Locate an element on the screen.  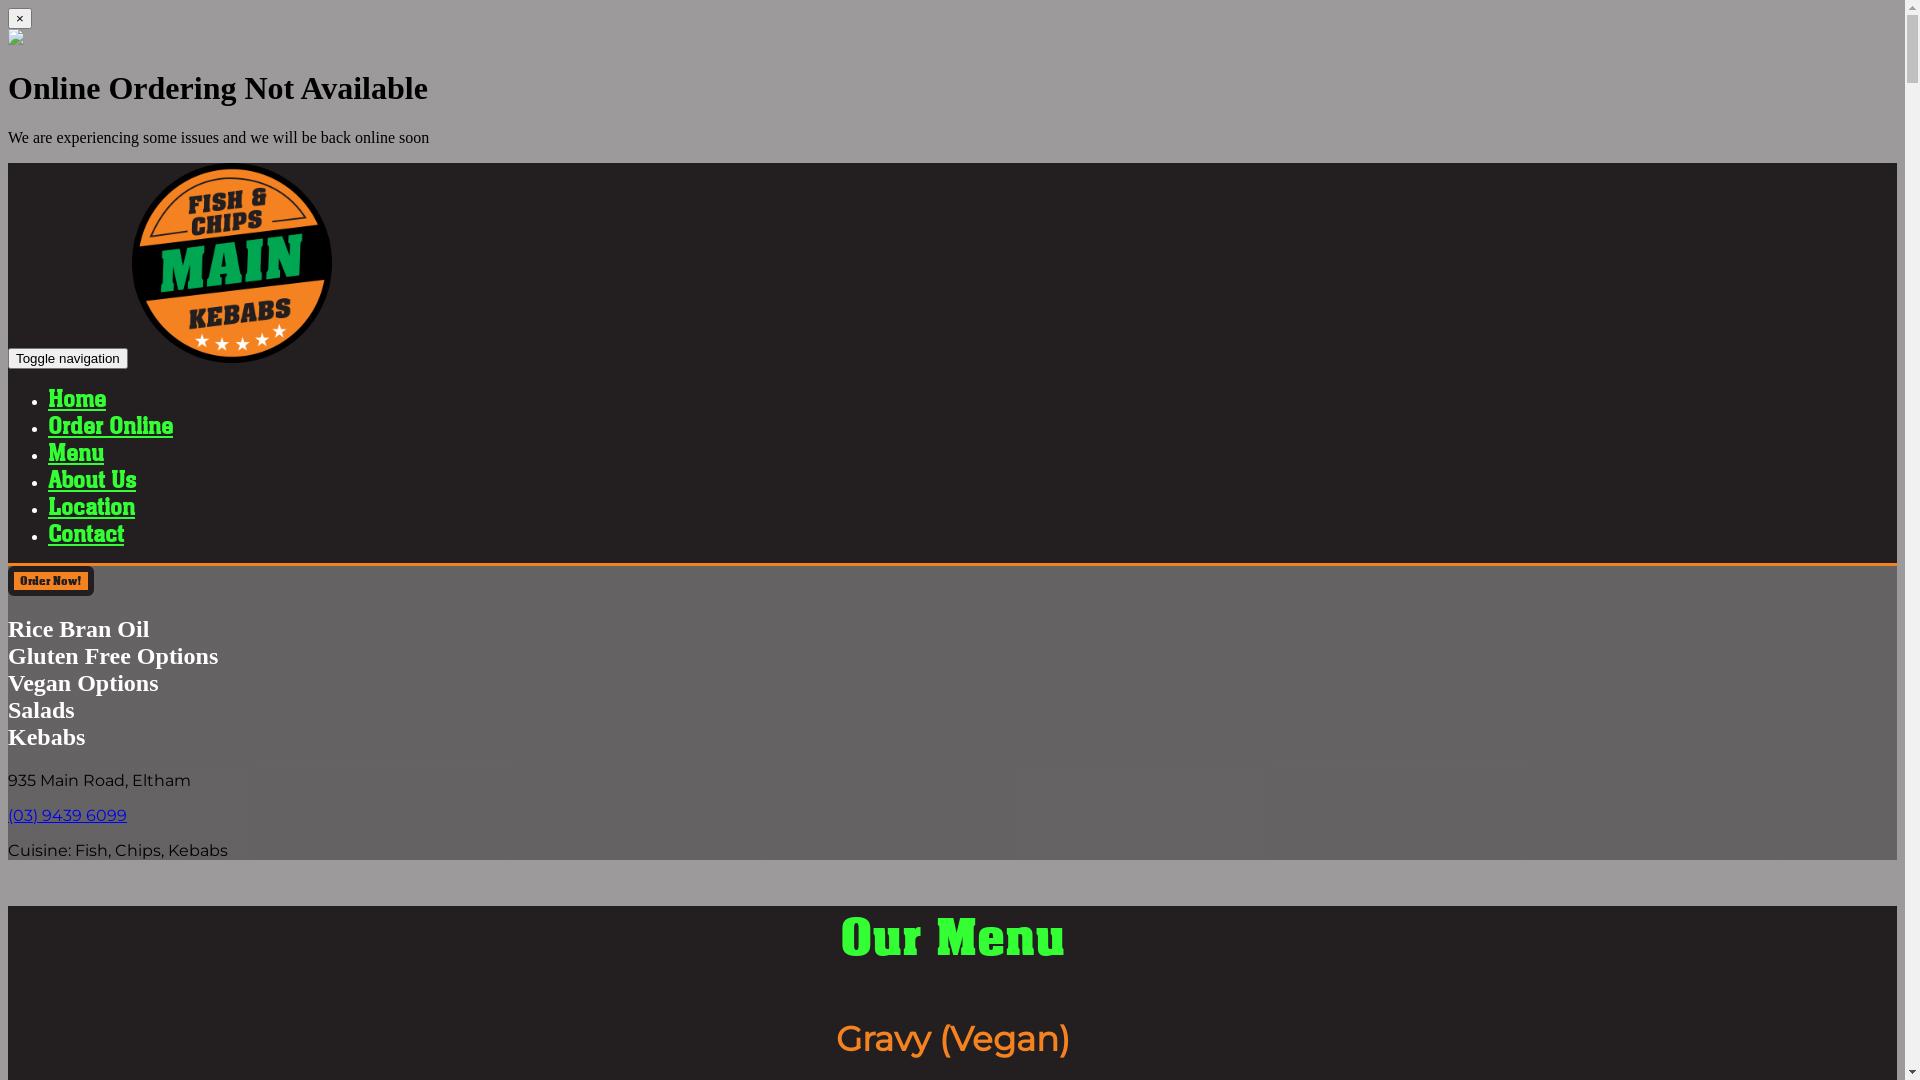
'Order Now!' is located at coordinates (51, 579).